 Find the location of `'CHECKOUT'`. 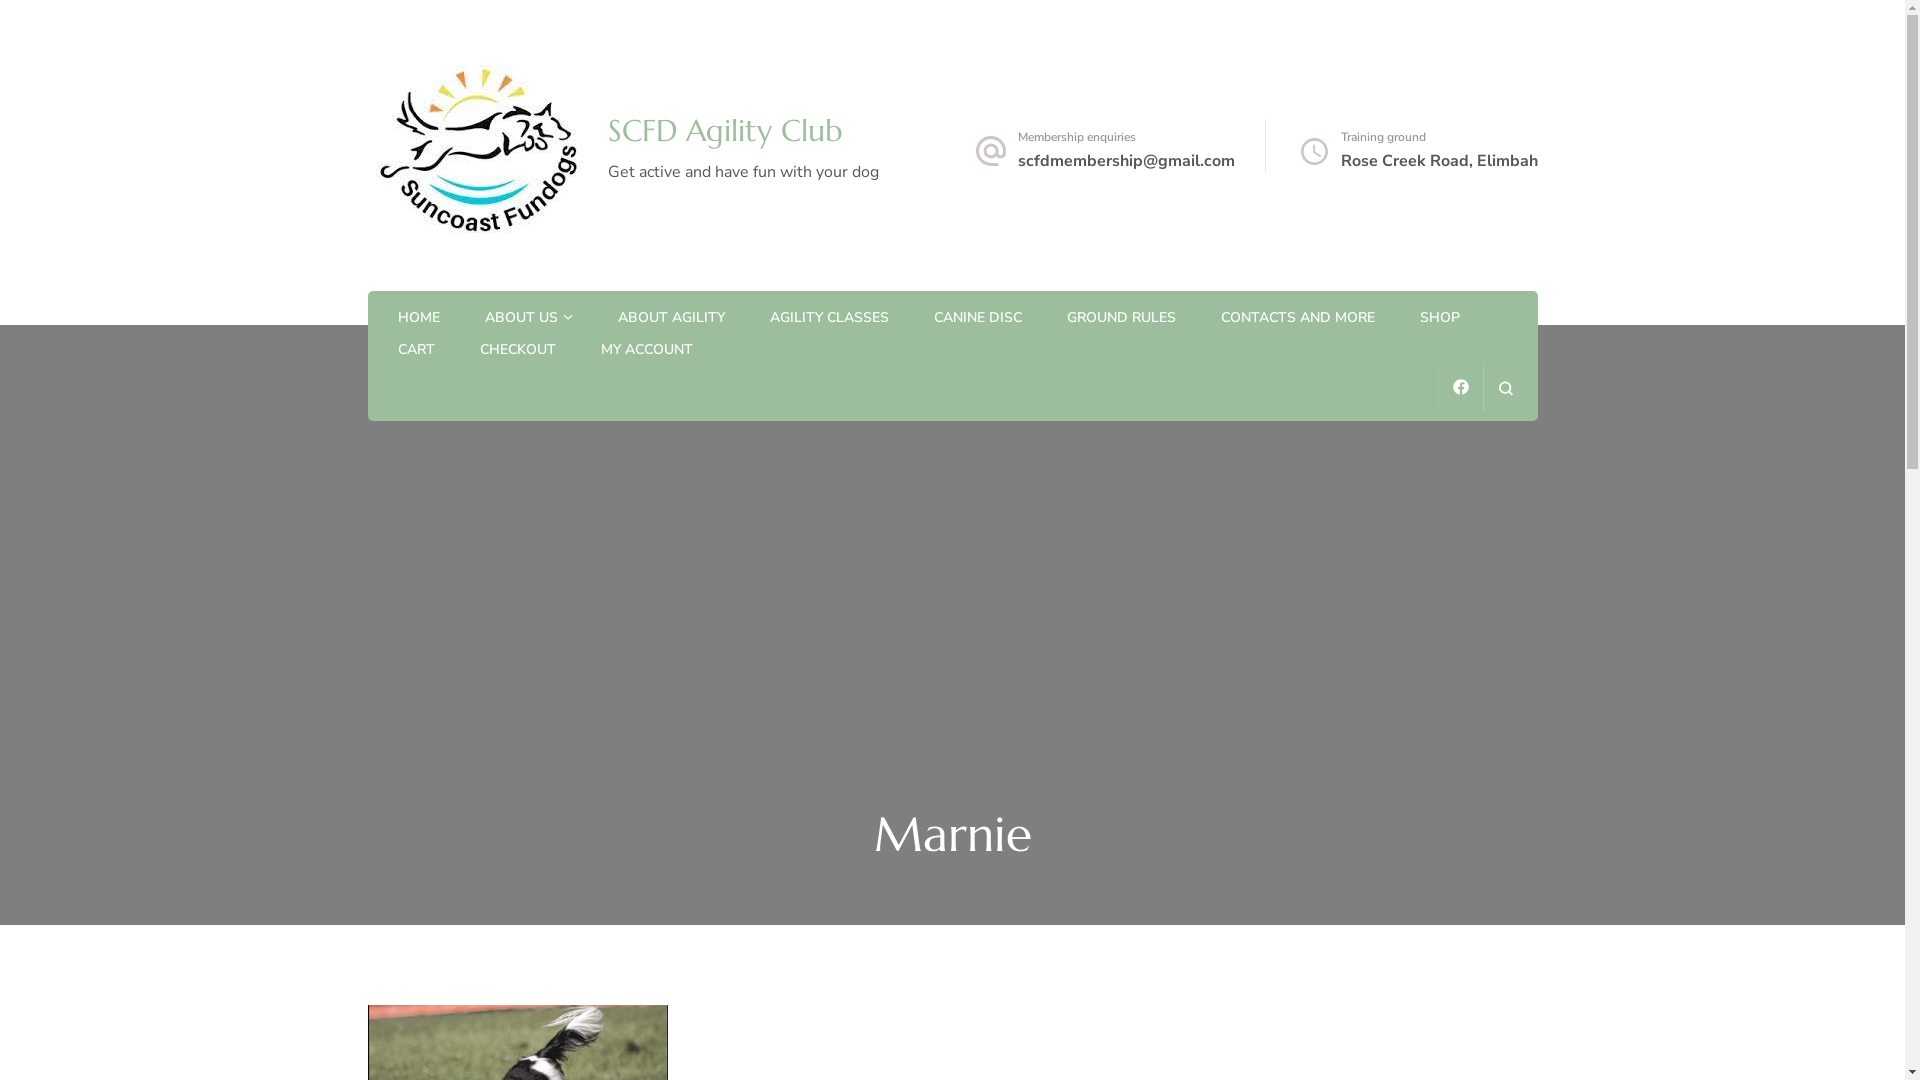

'CHECKOUT' is located at coordinates (518, 350).